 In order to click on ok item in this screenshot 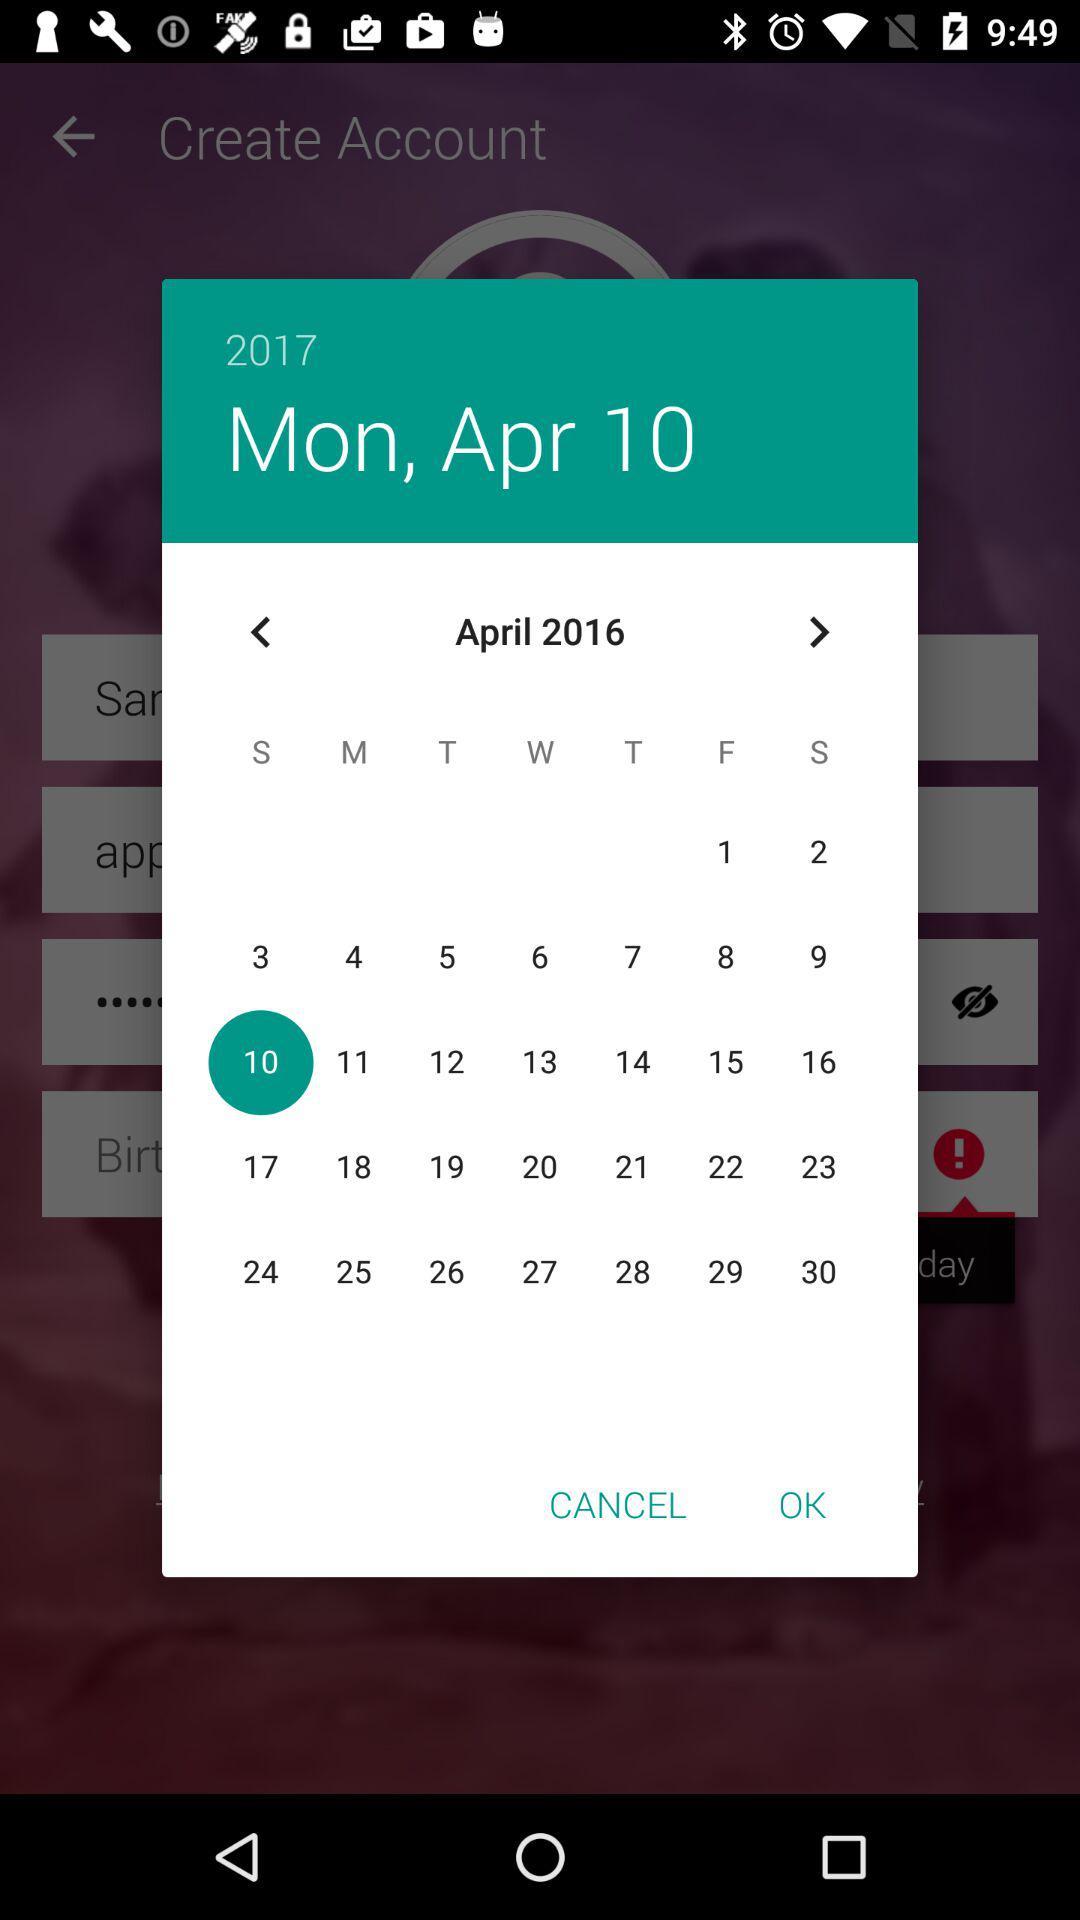, I will do `click(801, 1503)`.